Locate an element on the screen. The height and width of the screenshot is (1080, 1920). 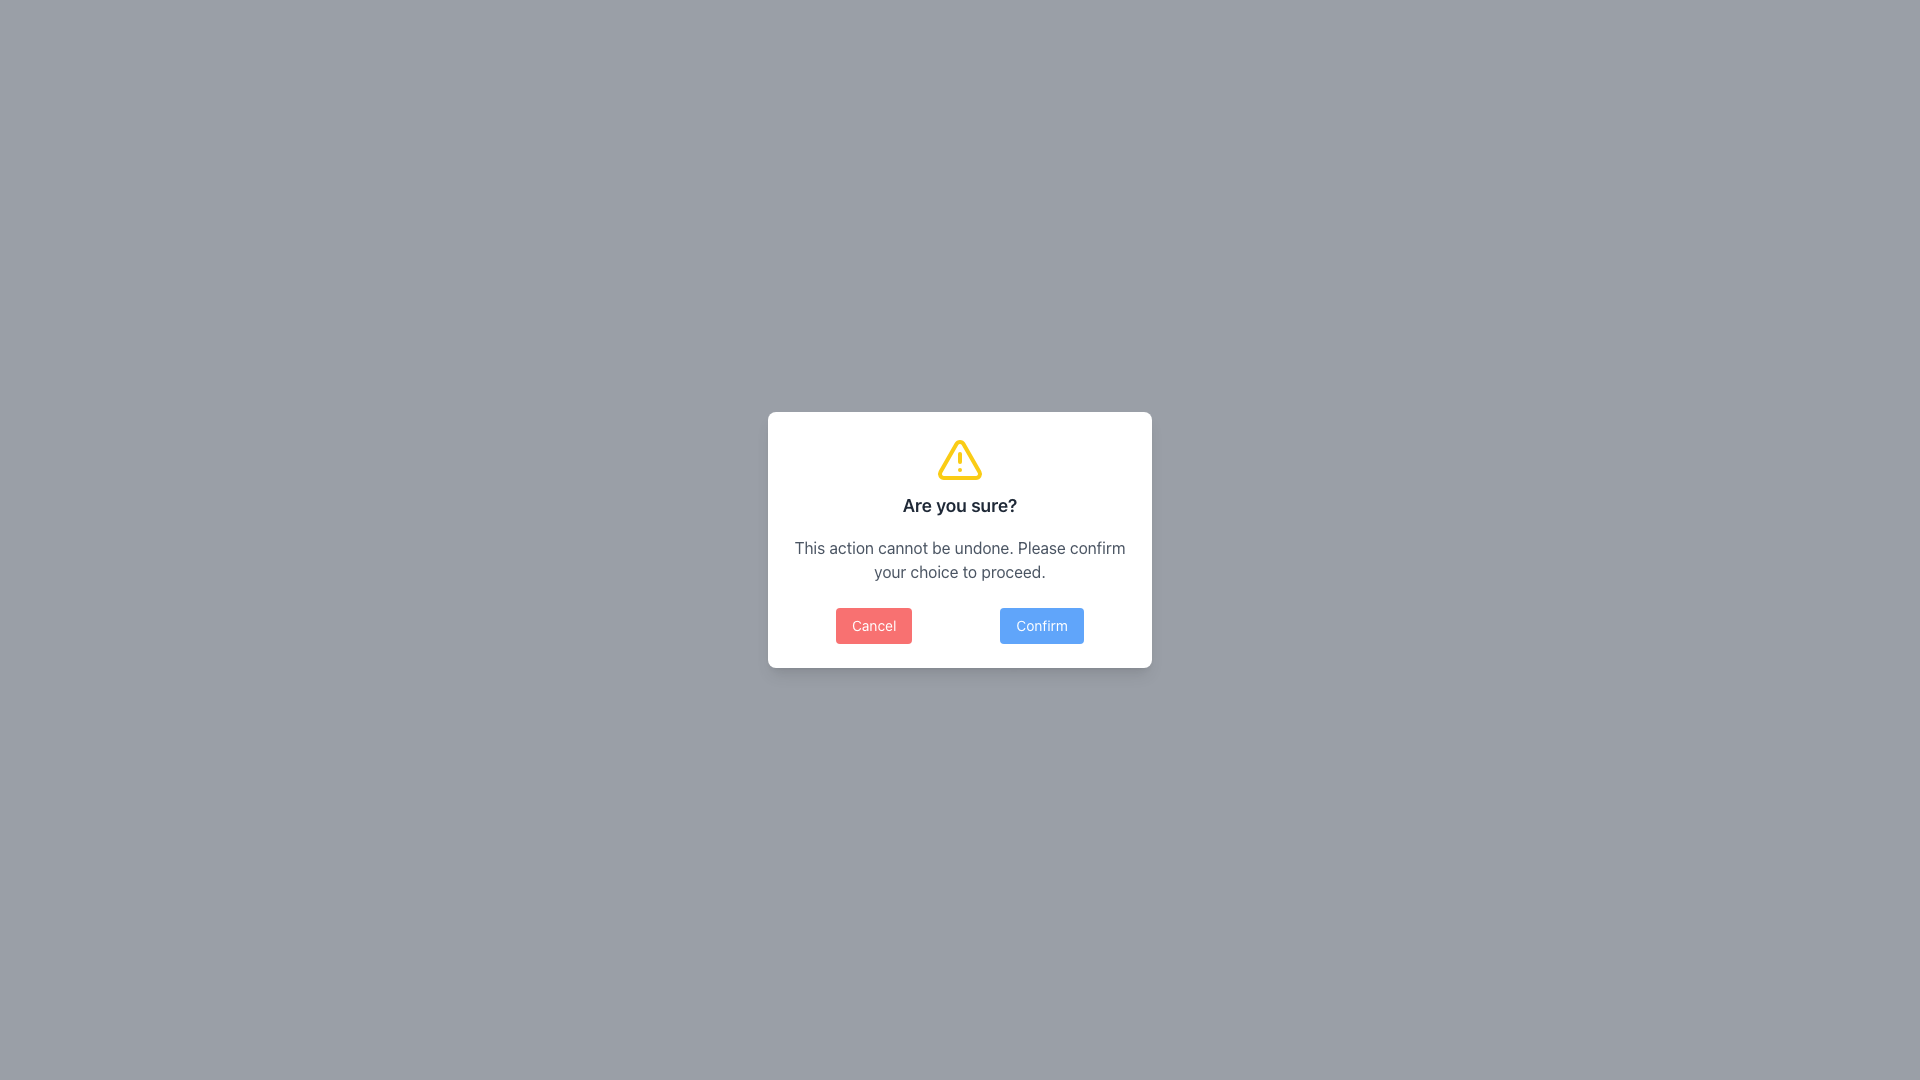
warning message in the modal dialog box that contains a yellow warning icon and the text 'Are you sure?' along with the instruction 'This action cannot be undone. Please confirm your choice to proceed.' is located at coordinates (960, 520).